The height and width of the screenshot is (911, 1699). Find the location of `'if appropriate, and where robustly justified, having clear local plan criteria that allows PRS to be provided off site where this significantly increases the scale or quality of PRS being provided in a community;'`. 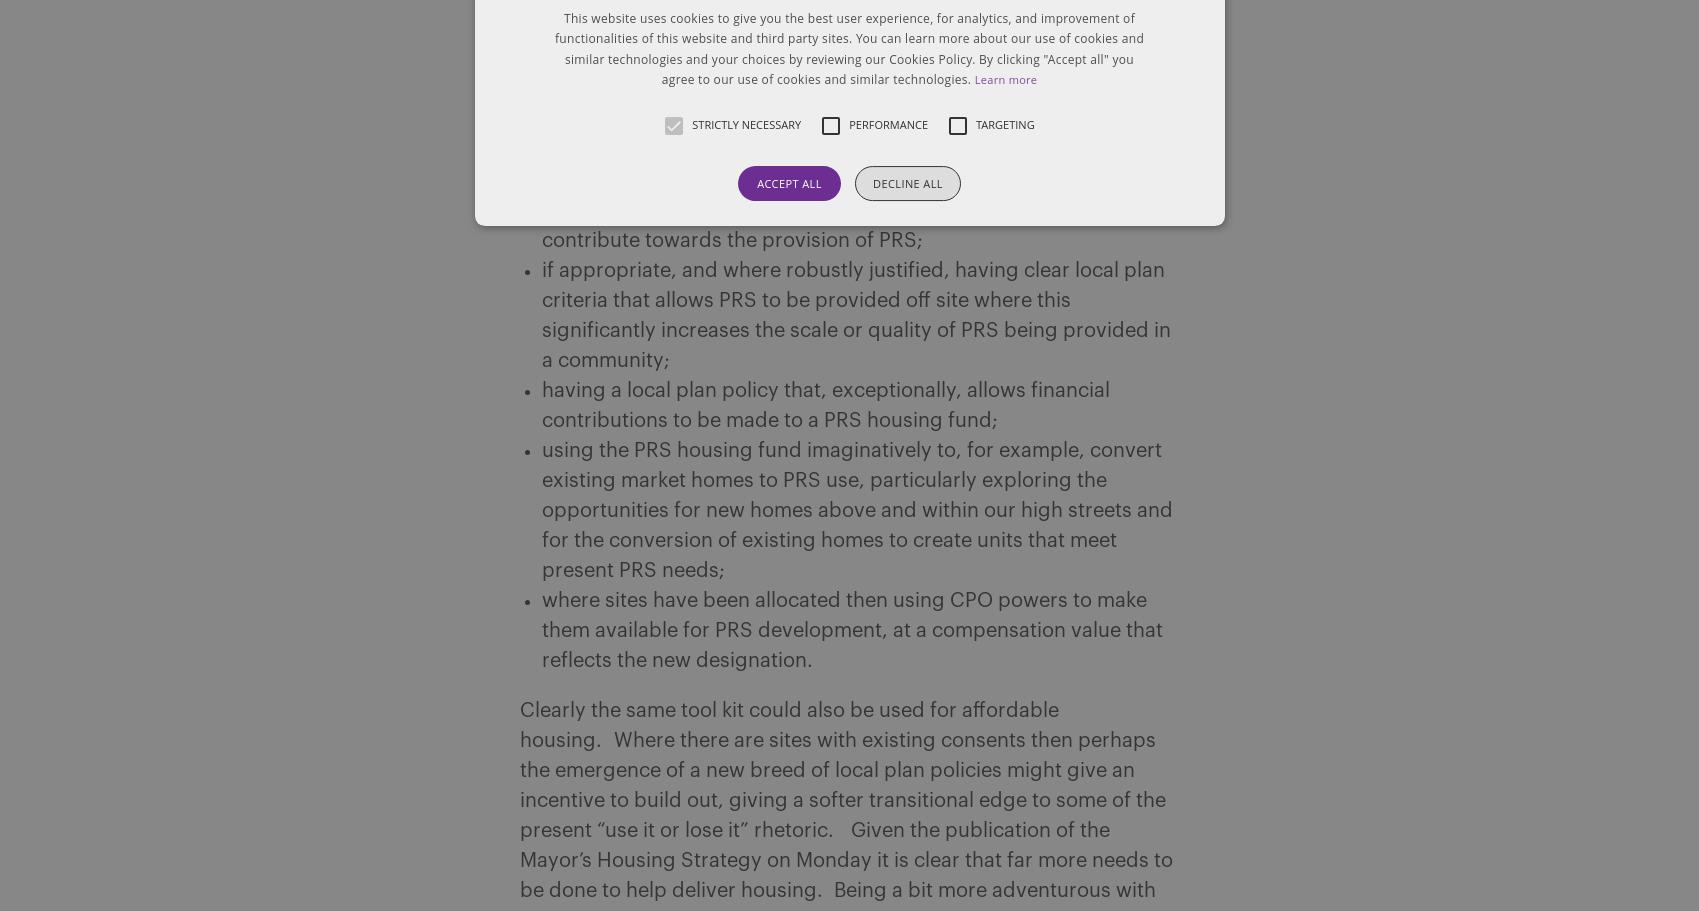

'if appropriate, and where robustly justified, having clear local plan criteria that allows PRS to be provided off site where this significantly increases the scale or quality of PRS being provided in a community;' is located at coordinates (854, 315).